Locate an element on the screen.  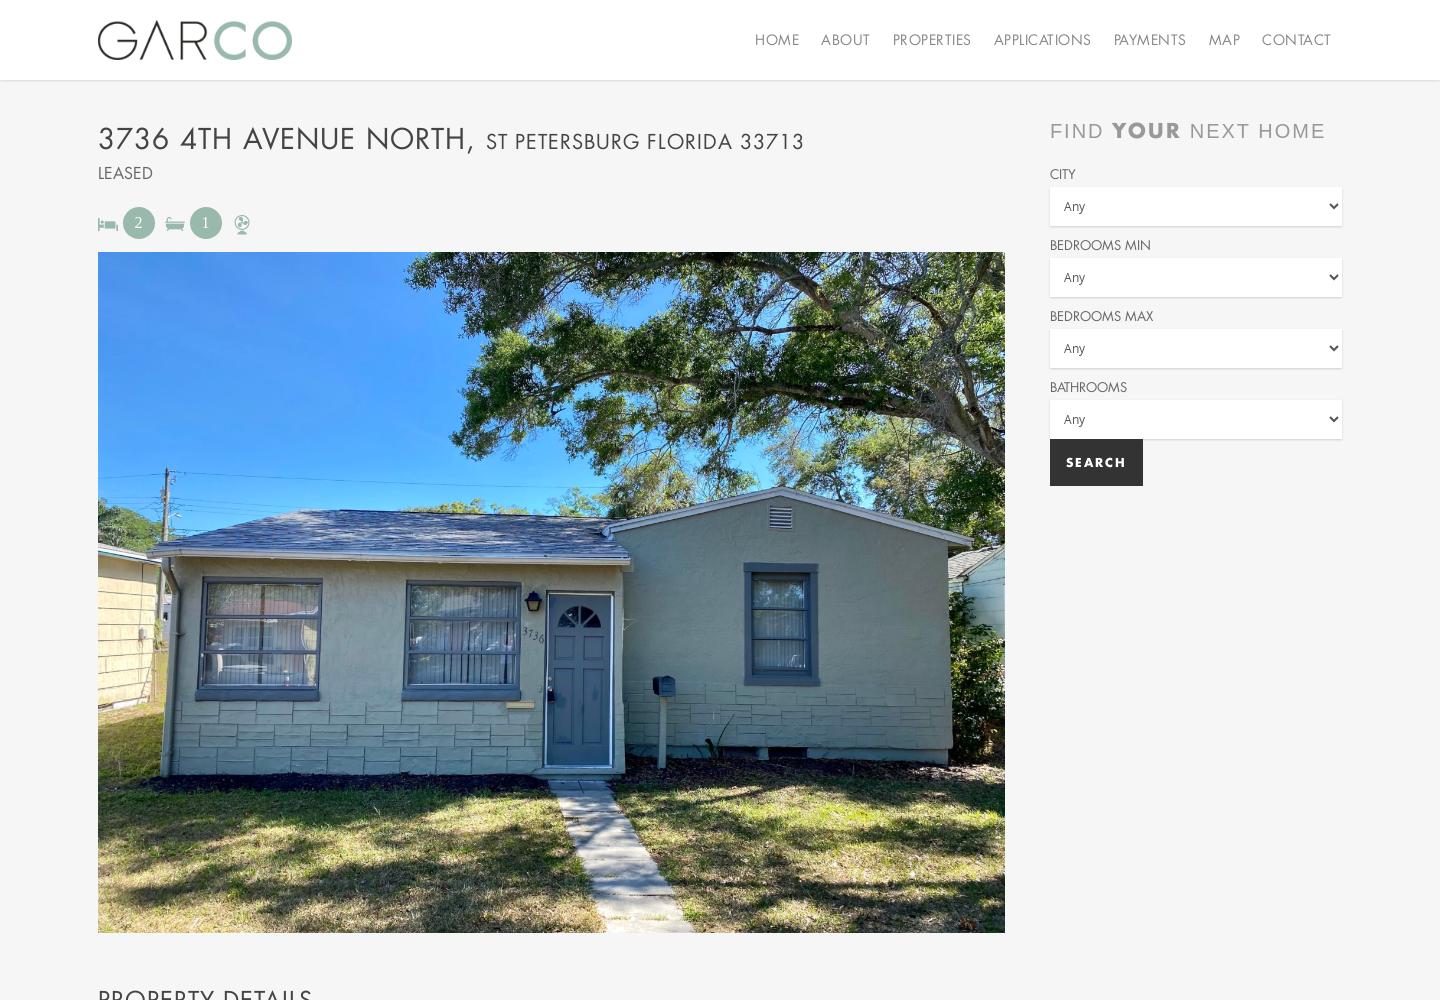
'3736 4th Avenue North,' is located at coordinates (97, 138).